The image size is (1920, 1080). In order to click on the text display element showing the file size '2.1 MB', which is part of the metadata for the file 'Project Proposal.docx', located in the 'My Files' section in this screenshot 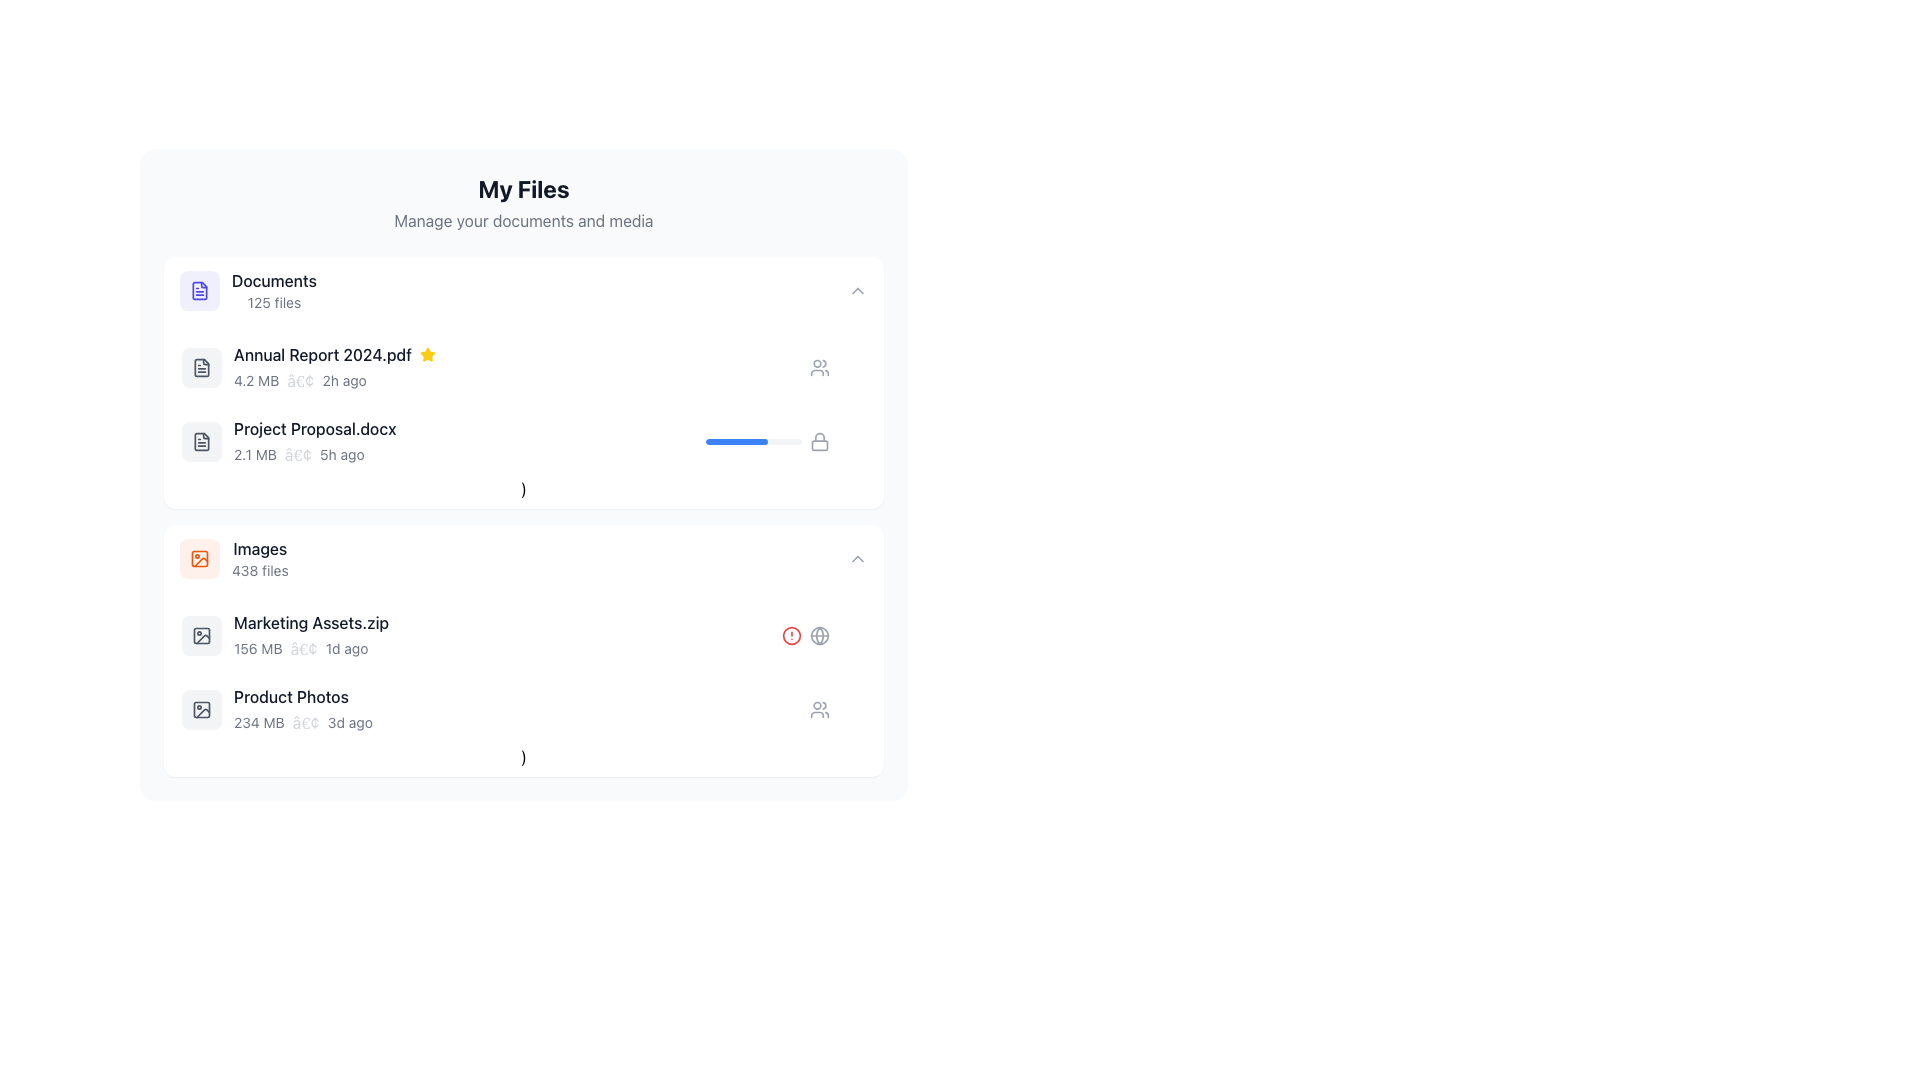, I will do `click(254, 455)`.